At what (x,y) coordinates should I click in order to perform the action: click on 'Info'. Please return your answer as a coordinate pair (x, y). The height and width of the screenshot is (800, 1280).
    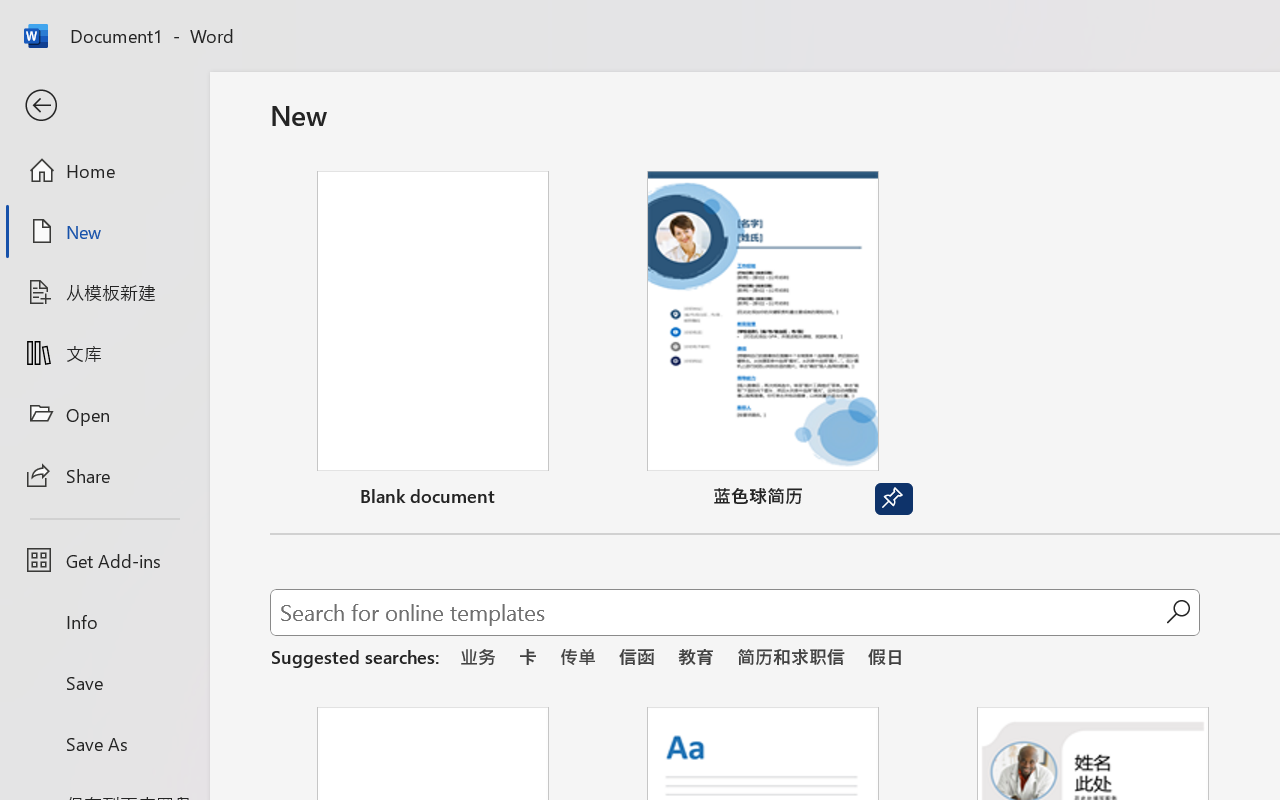
    Looking at the image, I should click on (103, 621).